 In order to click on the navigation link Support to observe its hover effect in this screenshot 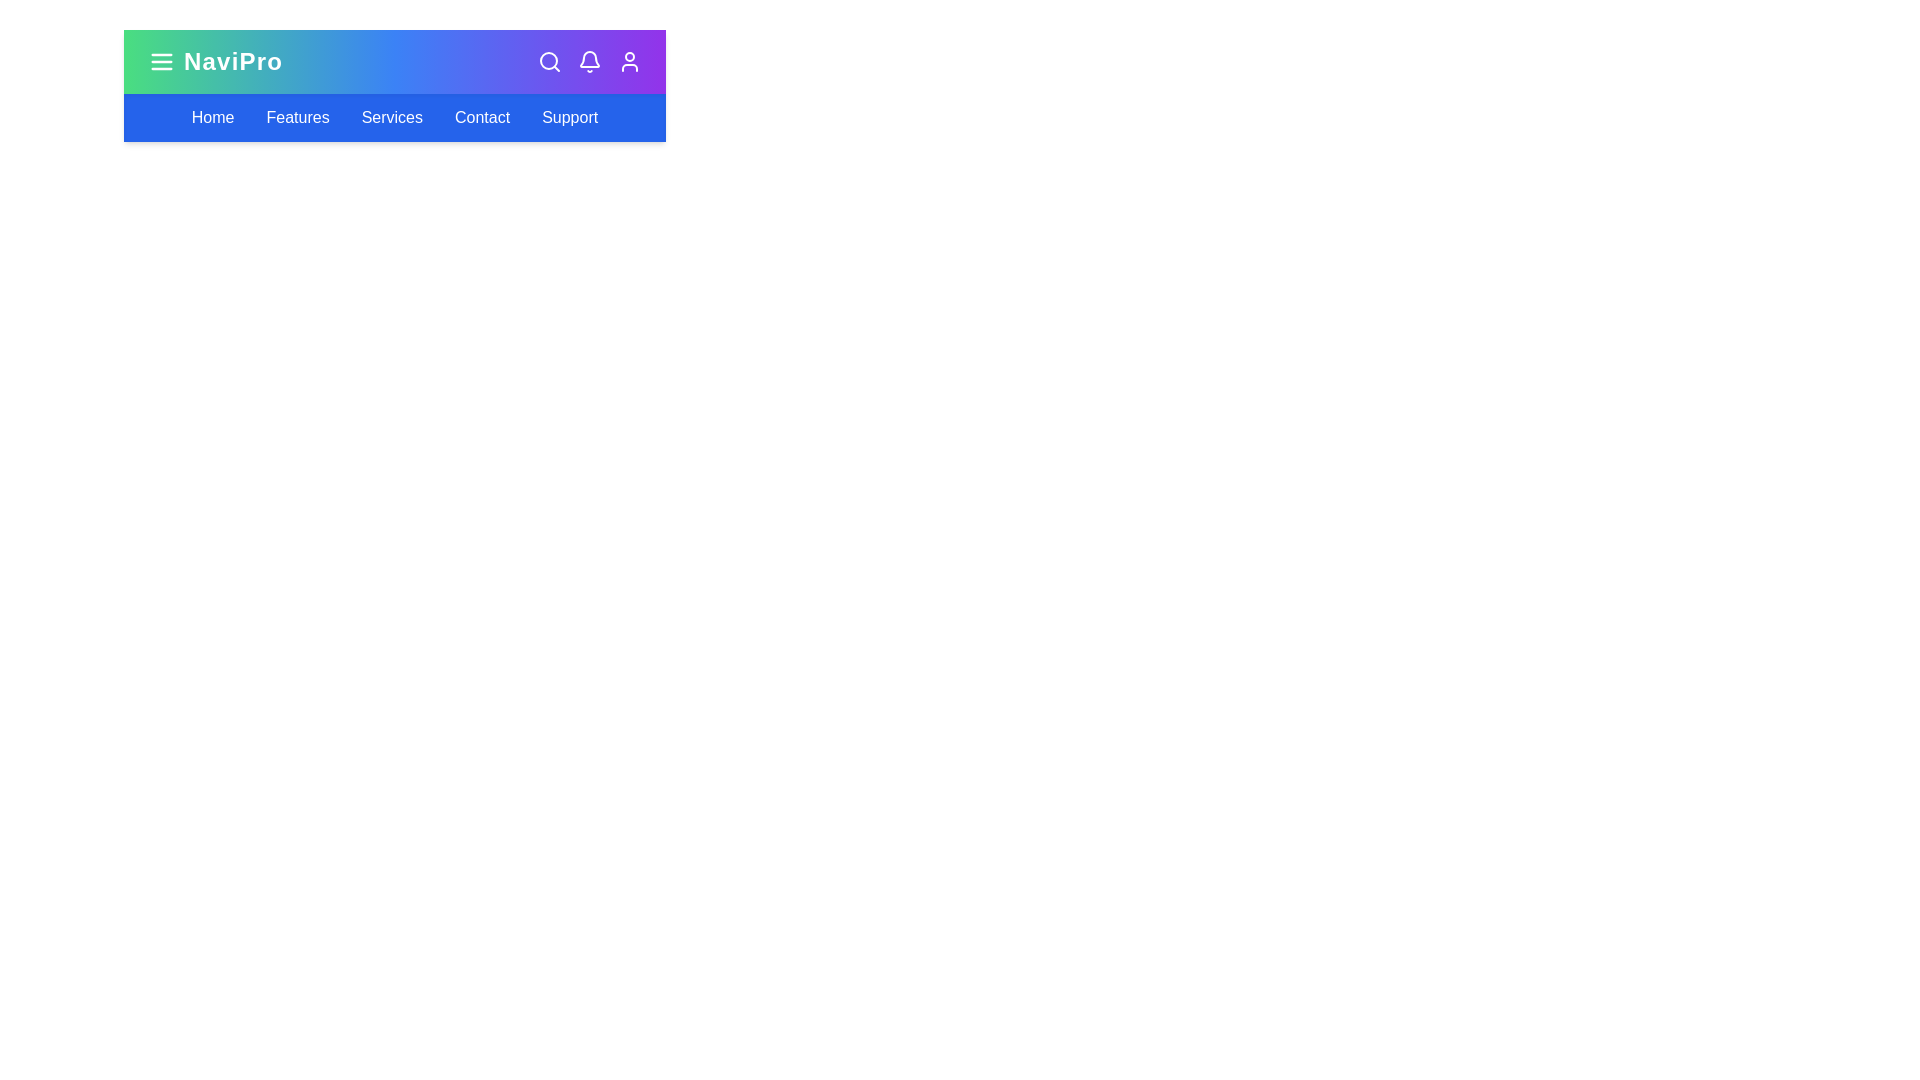, I will do `click(569, 118)`.